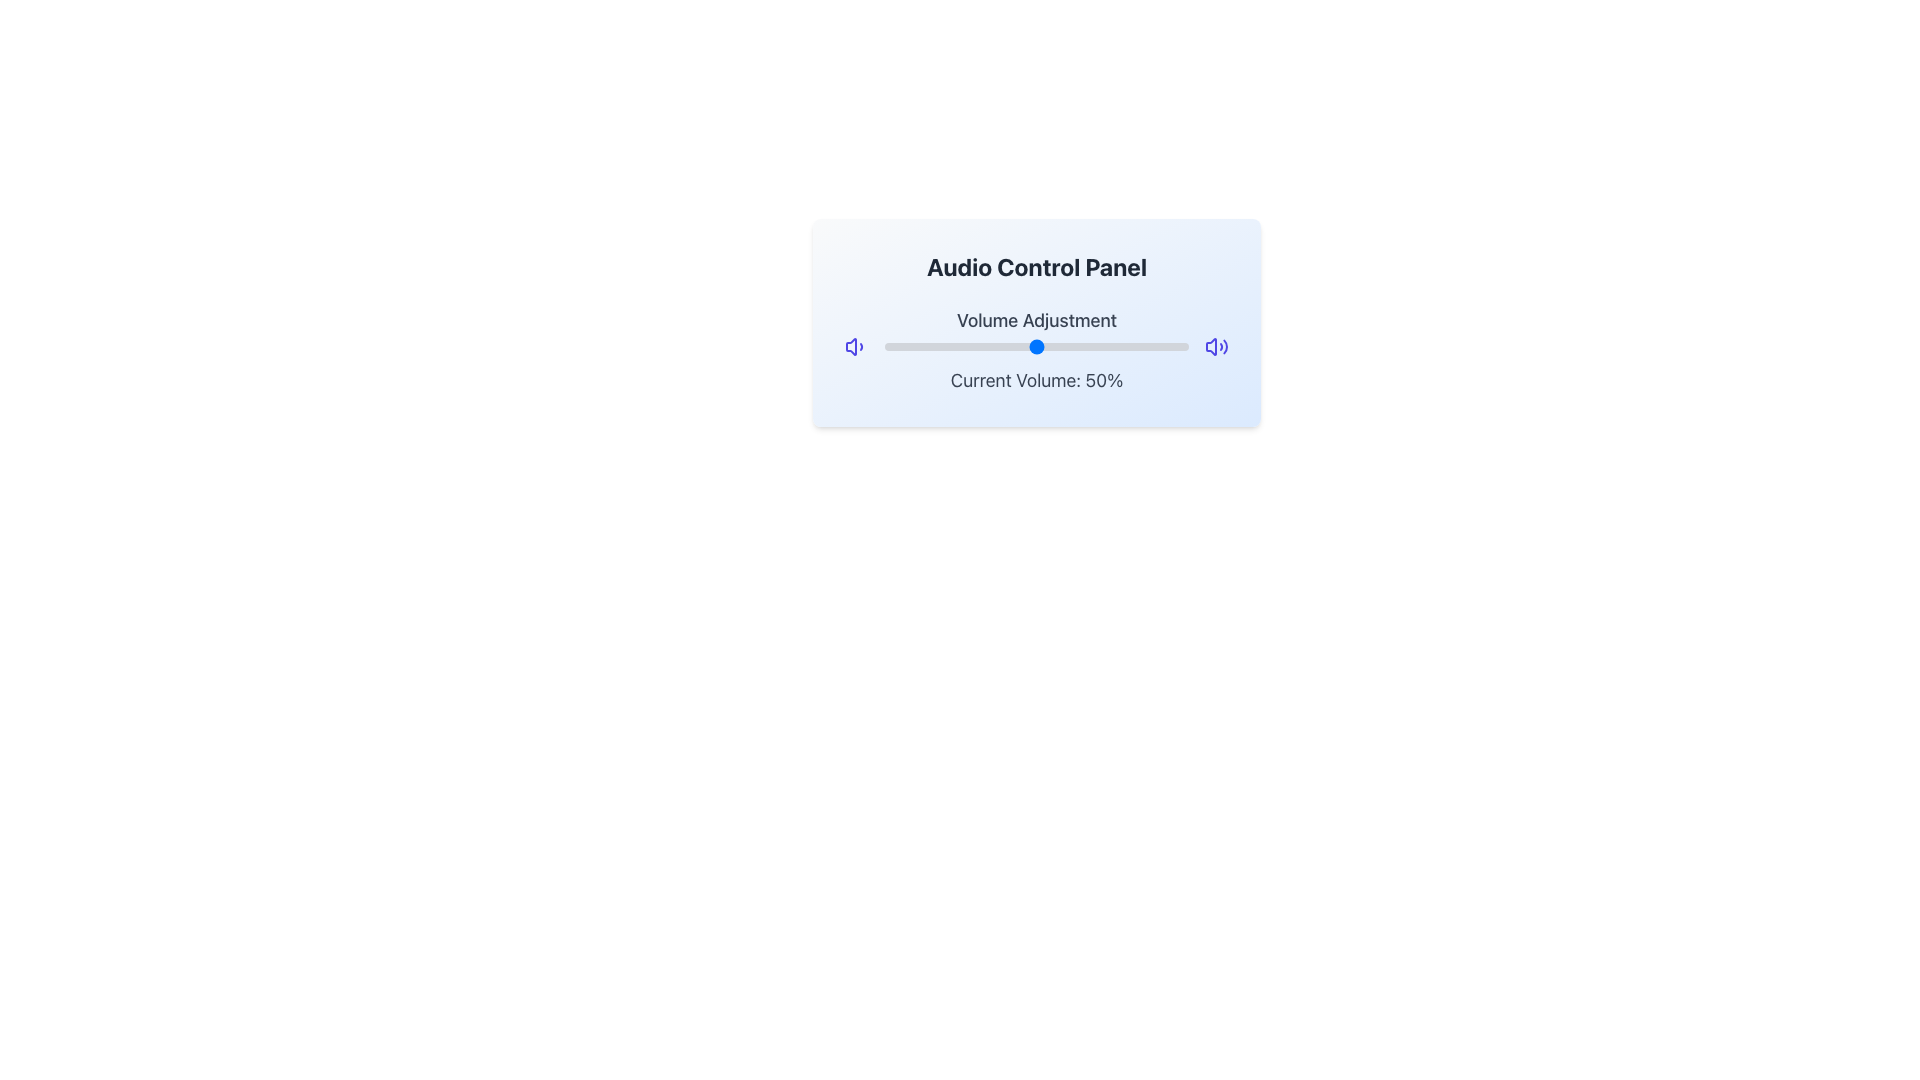  What do you see at coordinates (941, 342) in the screenshot?
I see `the volume` at bounding box center [941, 342].